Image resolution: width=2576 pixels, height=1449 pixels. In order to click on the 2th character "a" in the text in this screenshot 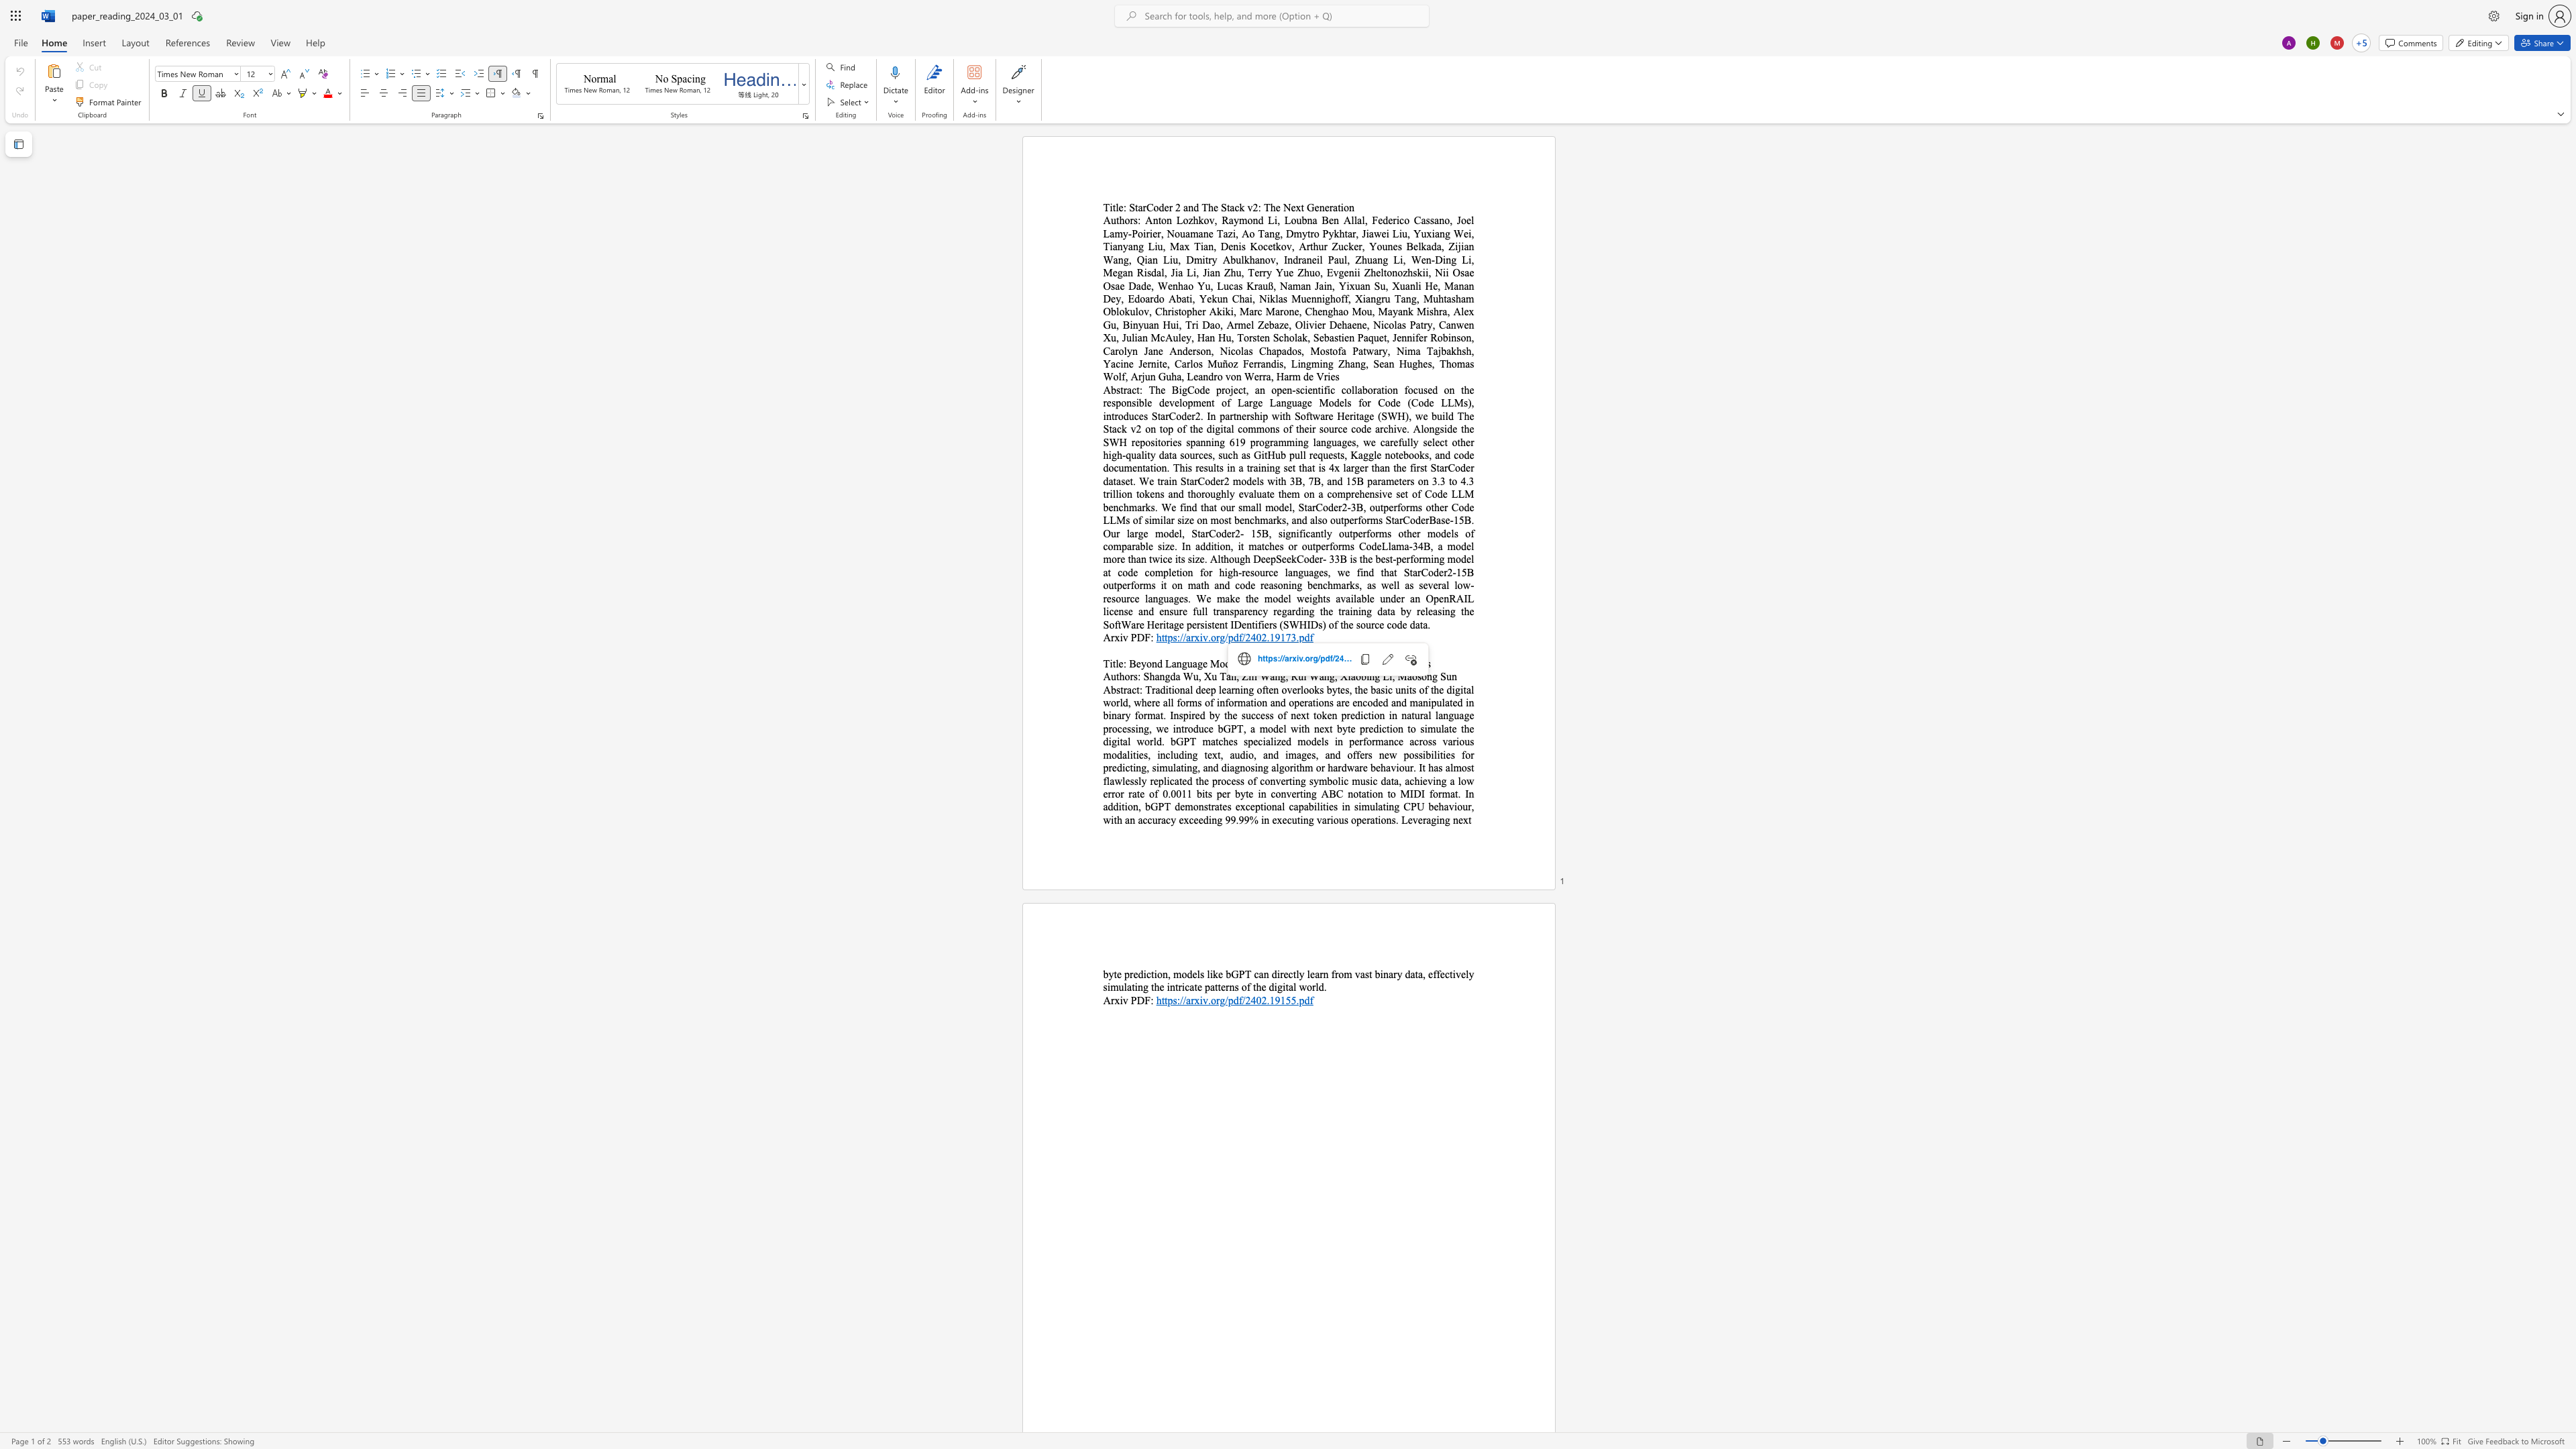, I will do `click(1177, 676)`.